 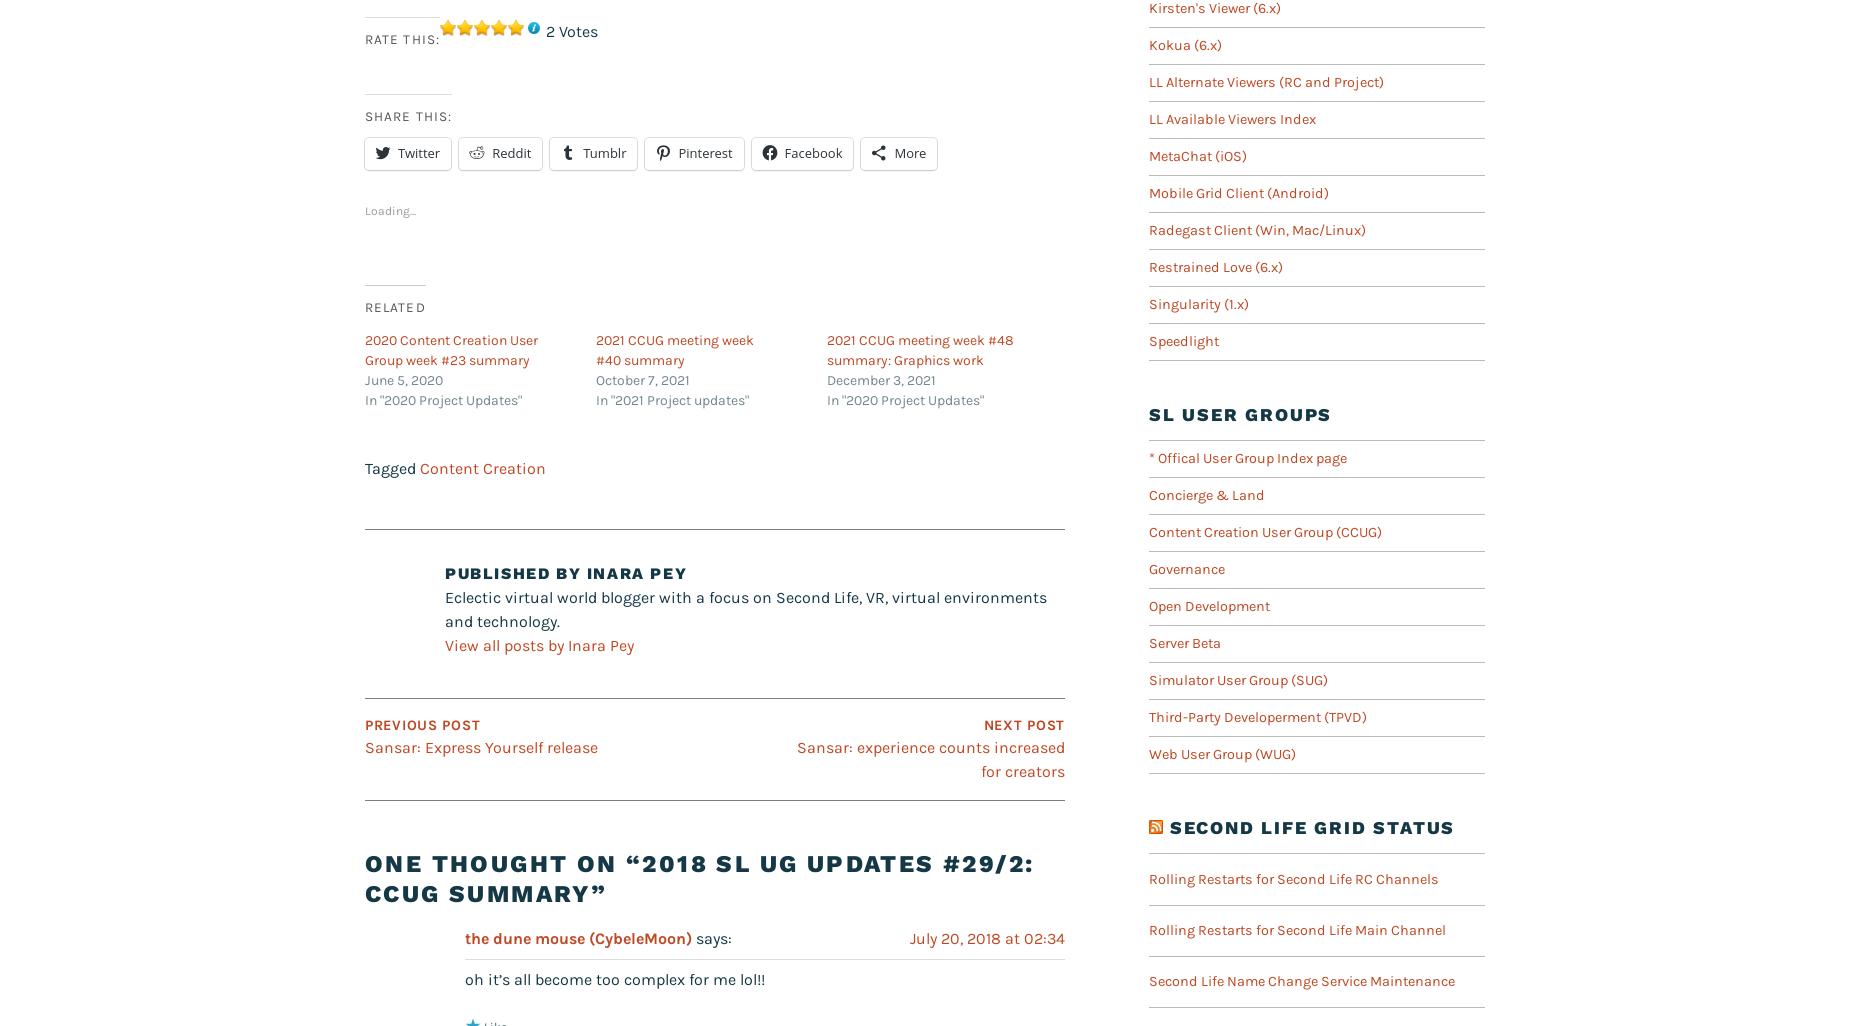 I want to click on 'Content Creation', so click(x=483, y=466).